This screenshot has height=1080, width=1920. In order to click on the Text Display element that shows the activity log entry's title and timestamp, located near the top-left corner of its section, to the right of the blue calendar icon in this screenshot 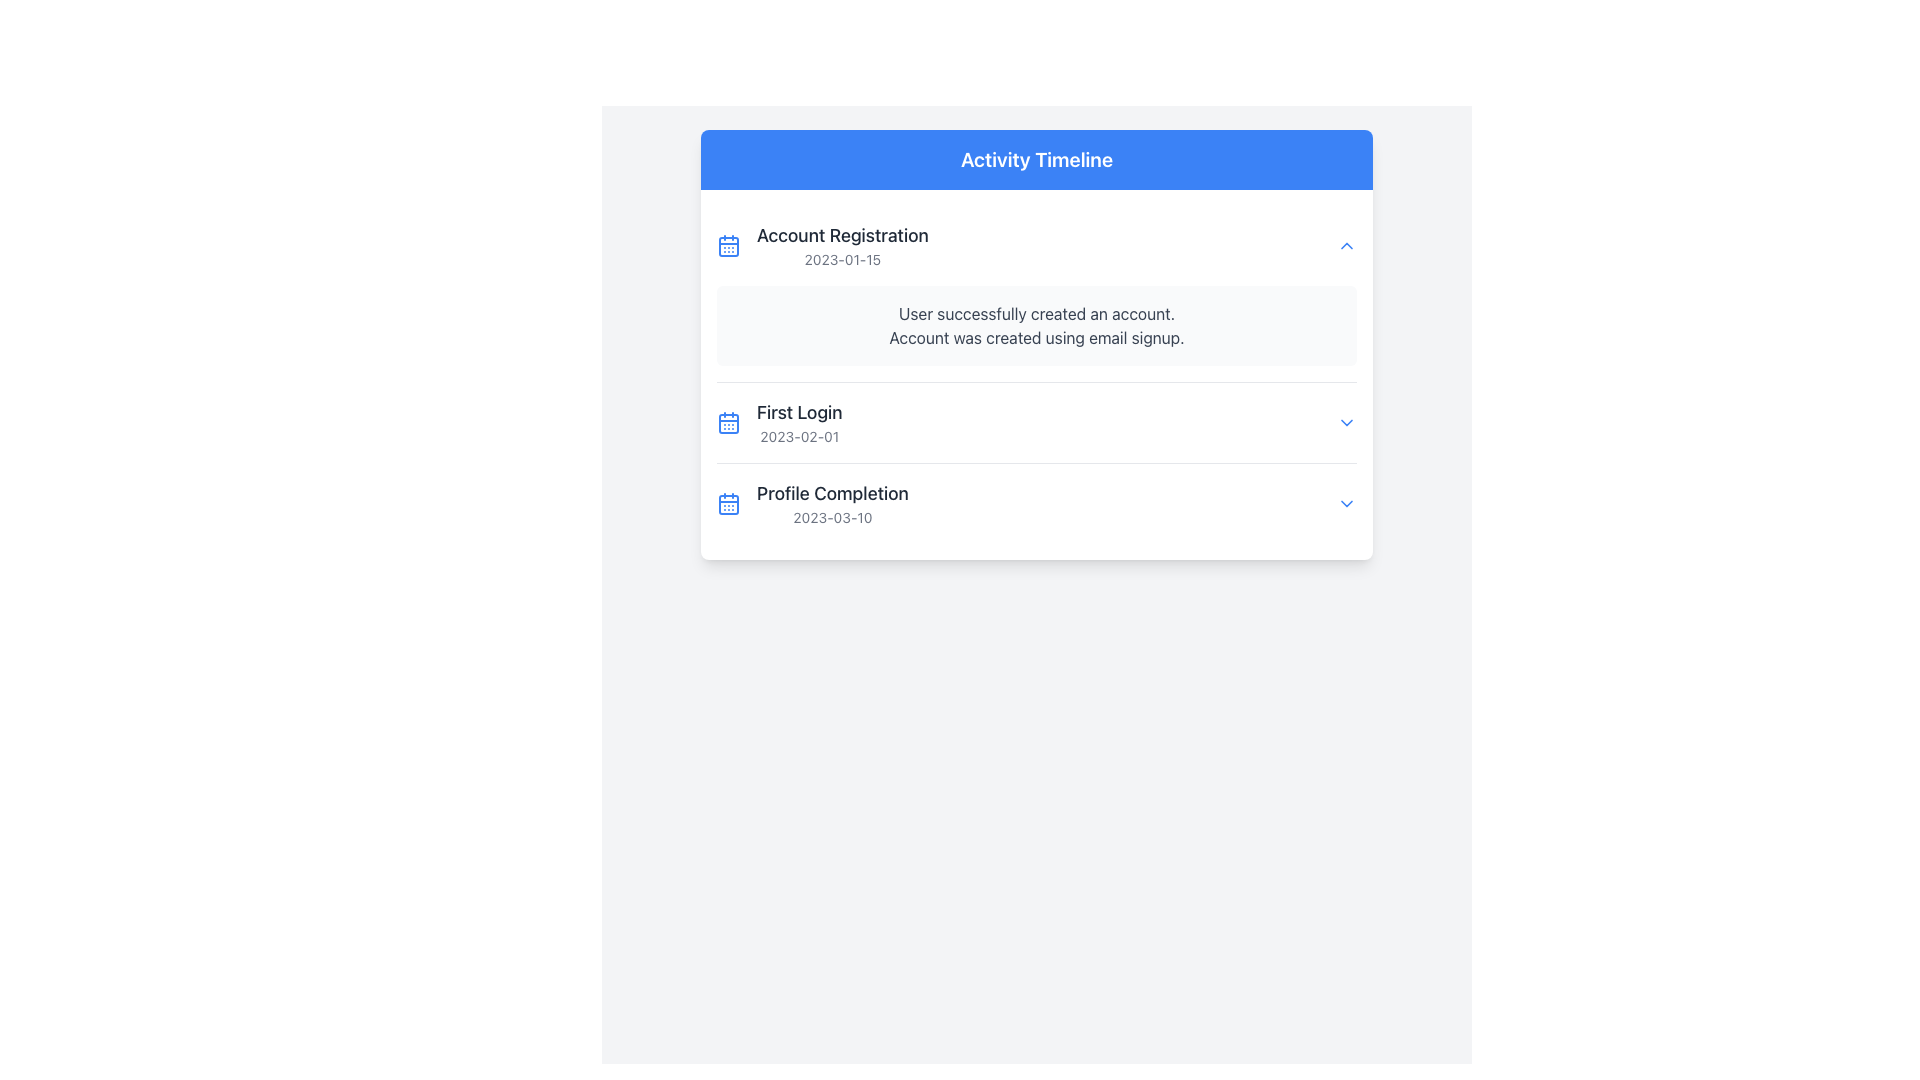, I will do `click(842, 245)`.